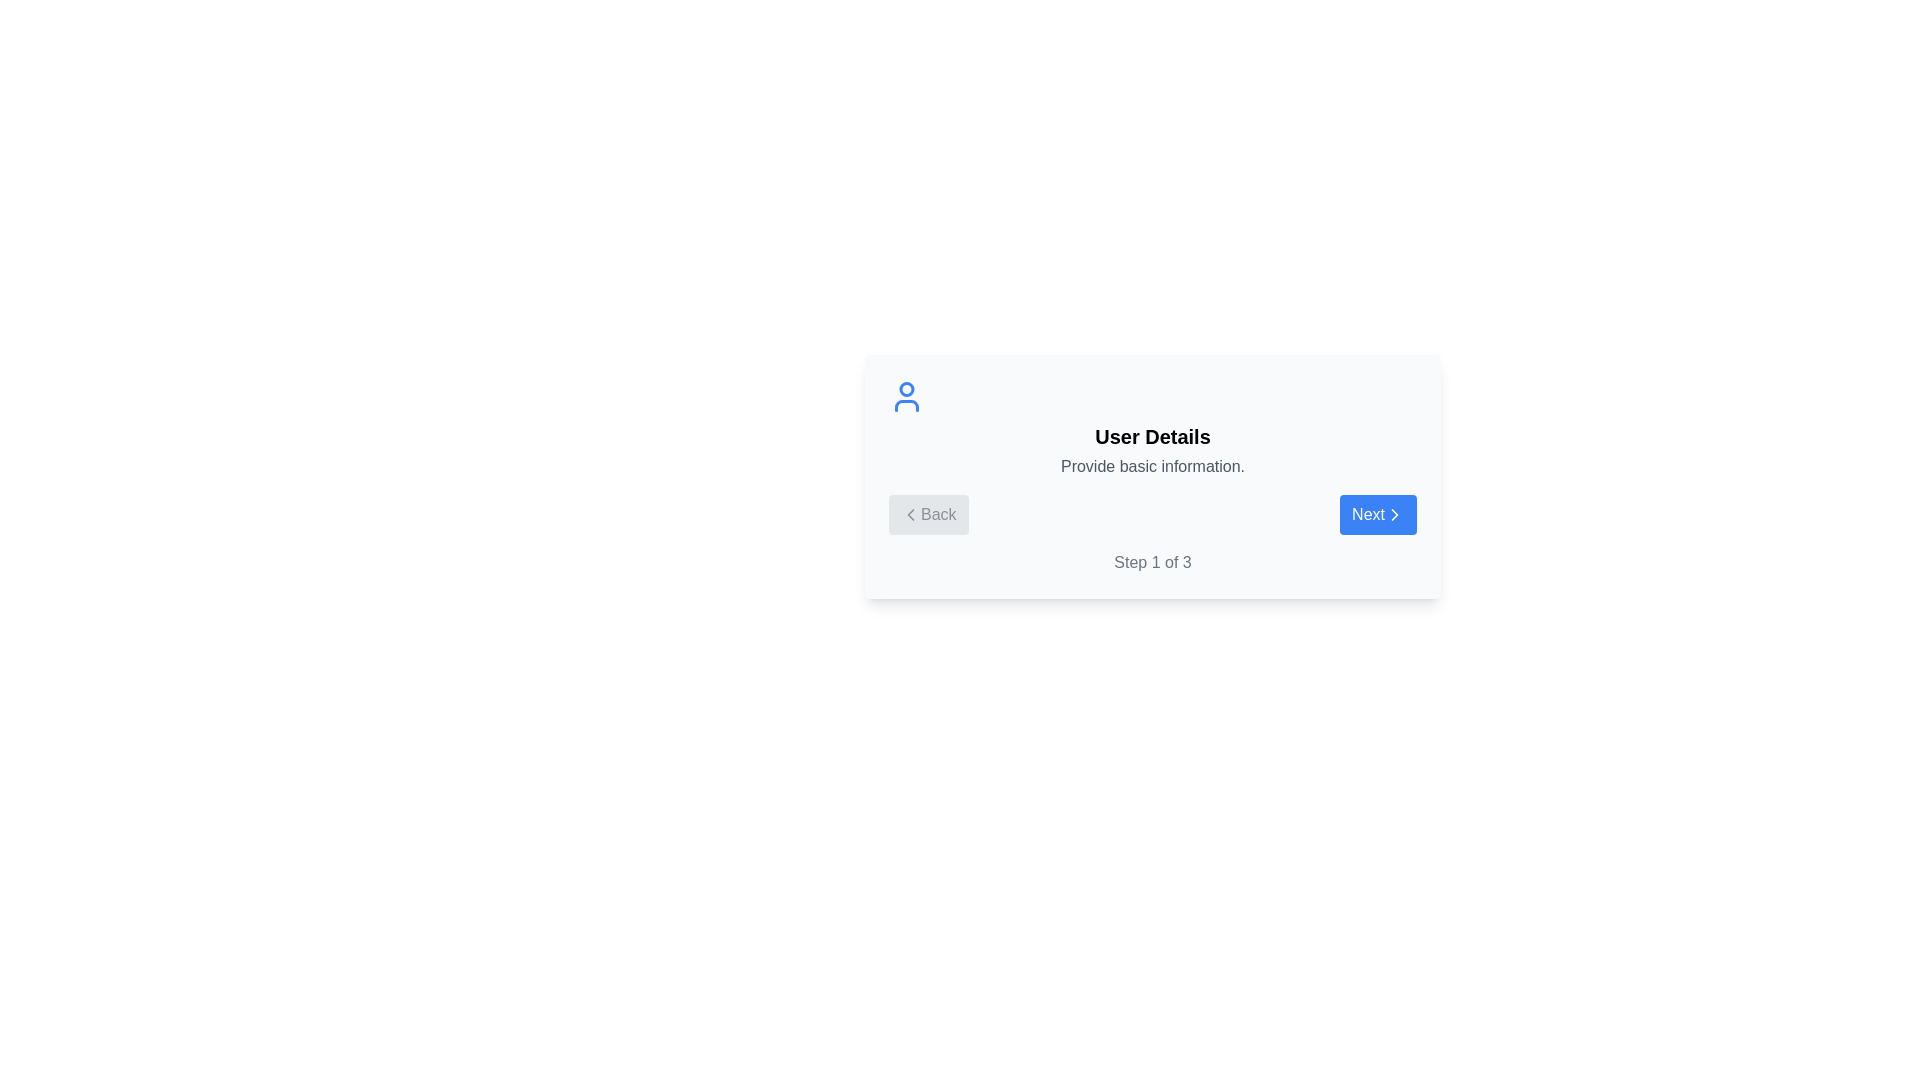  Describe the element at coordinates (927, 514) in the screenshot. I see `the Back button to navigate the stepper` at that location.